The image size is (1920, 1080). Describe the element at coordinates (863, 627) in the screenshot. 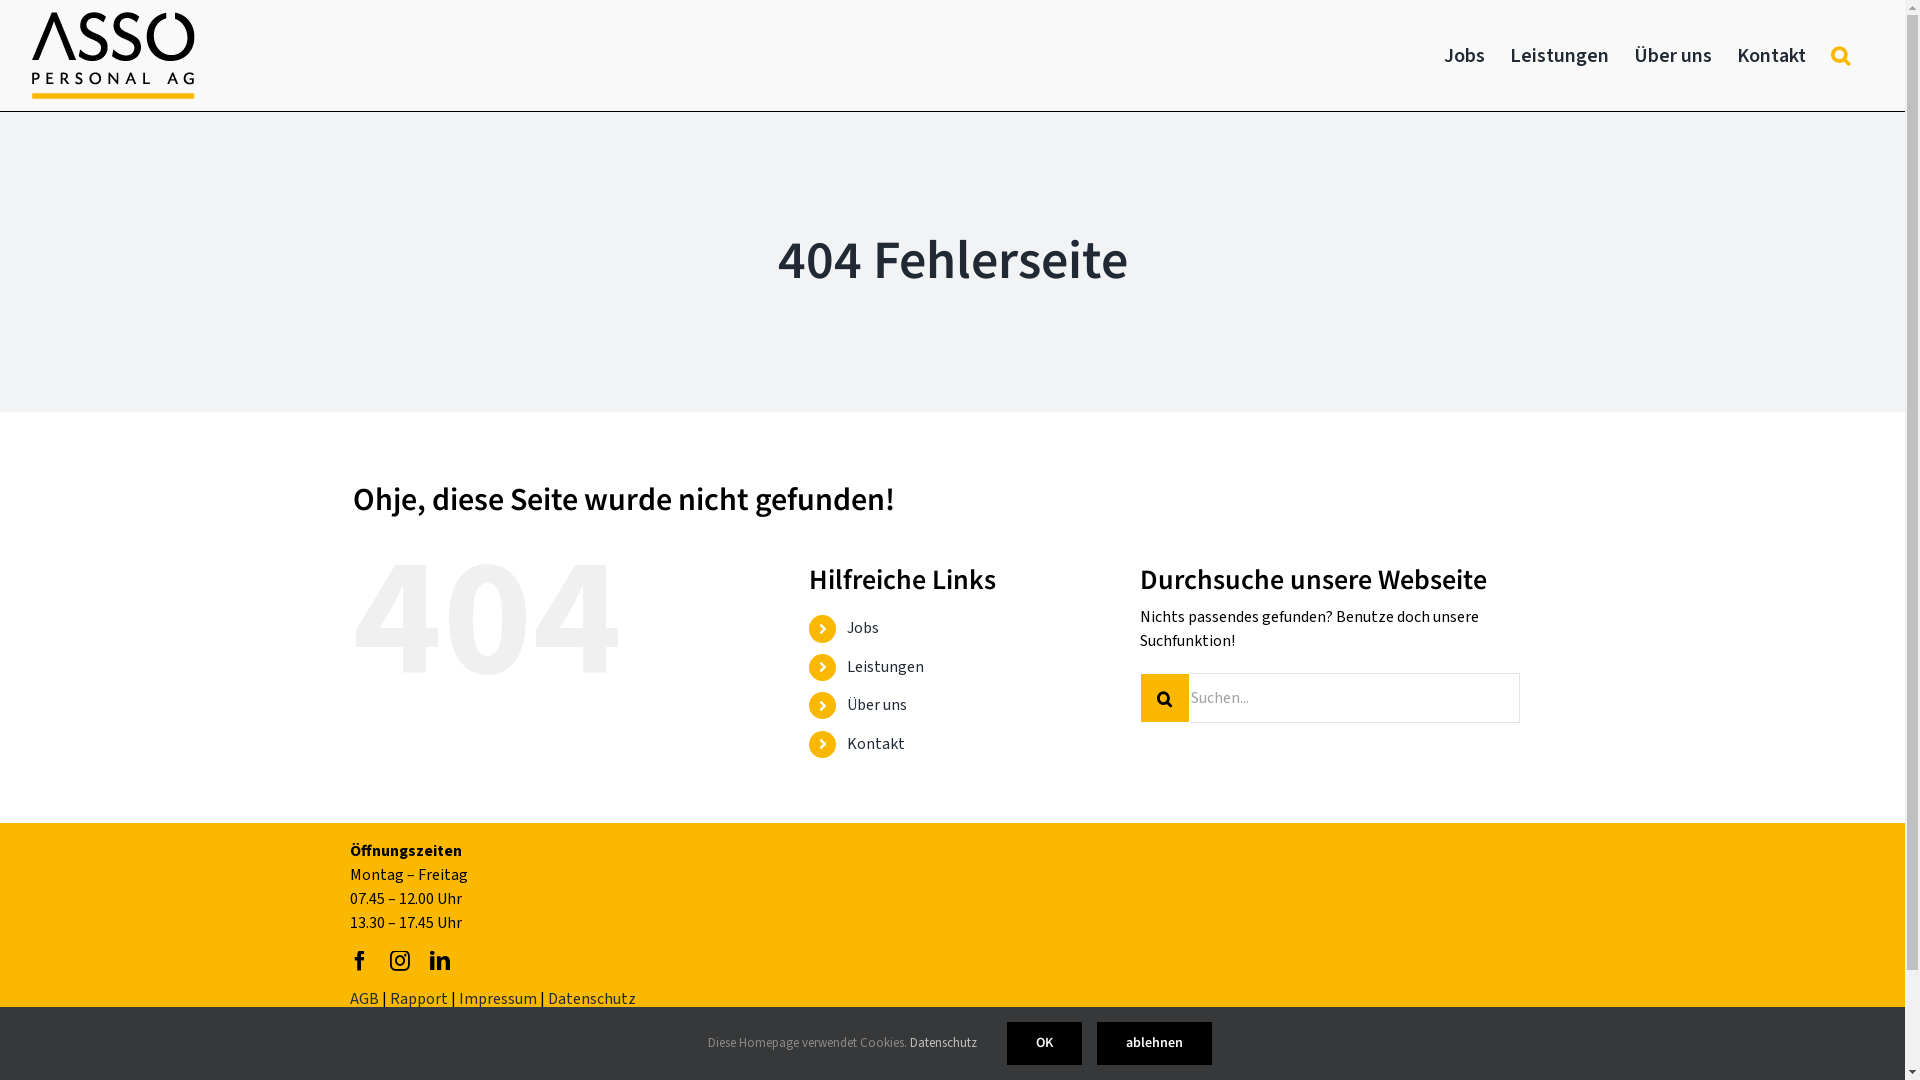

I see `'Jobs'` at that location.